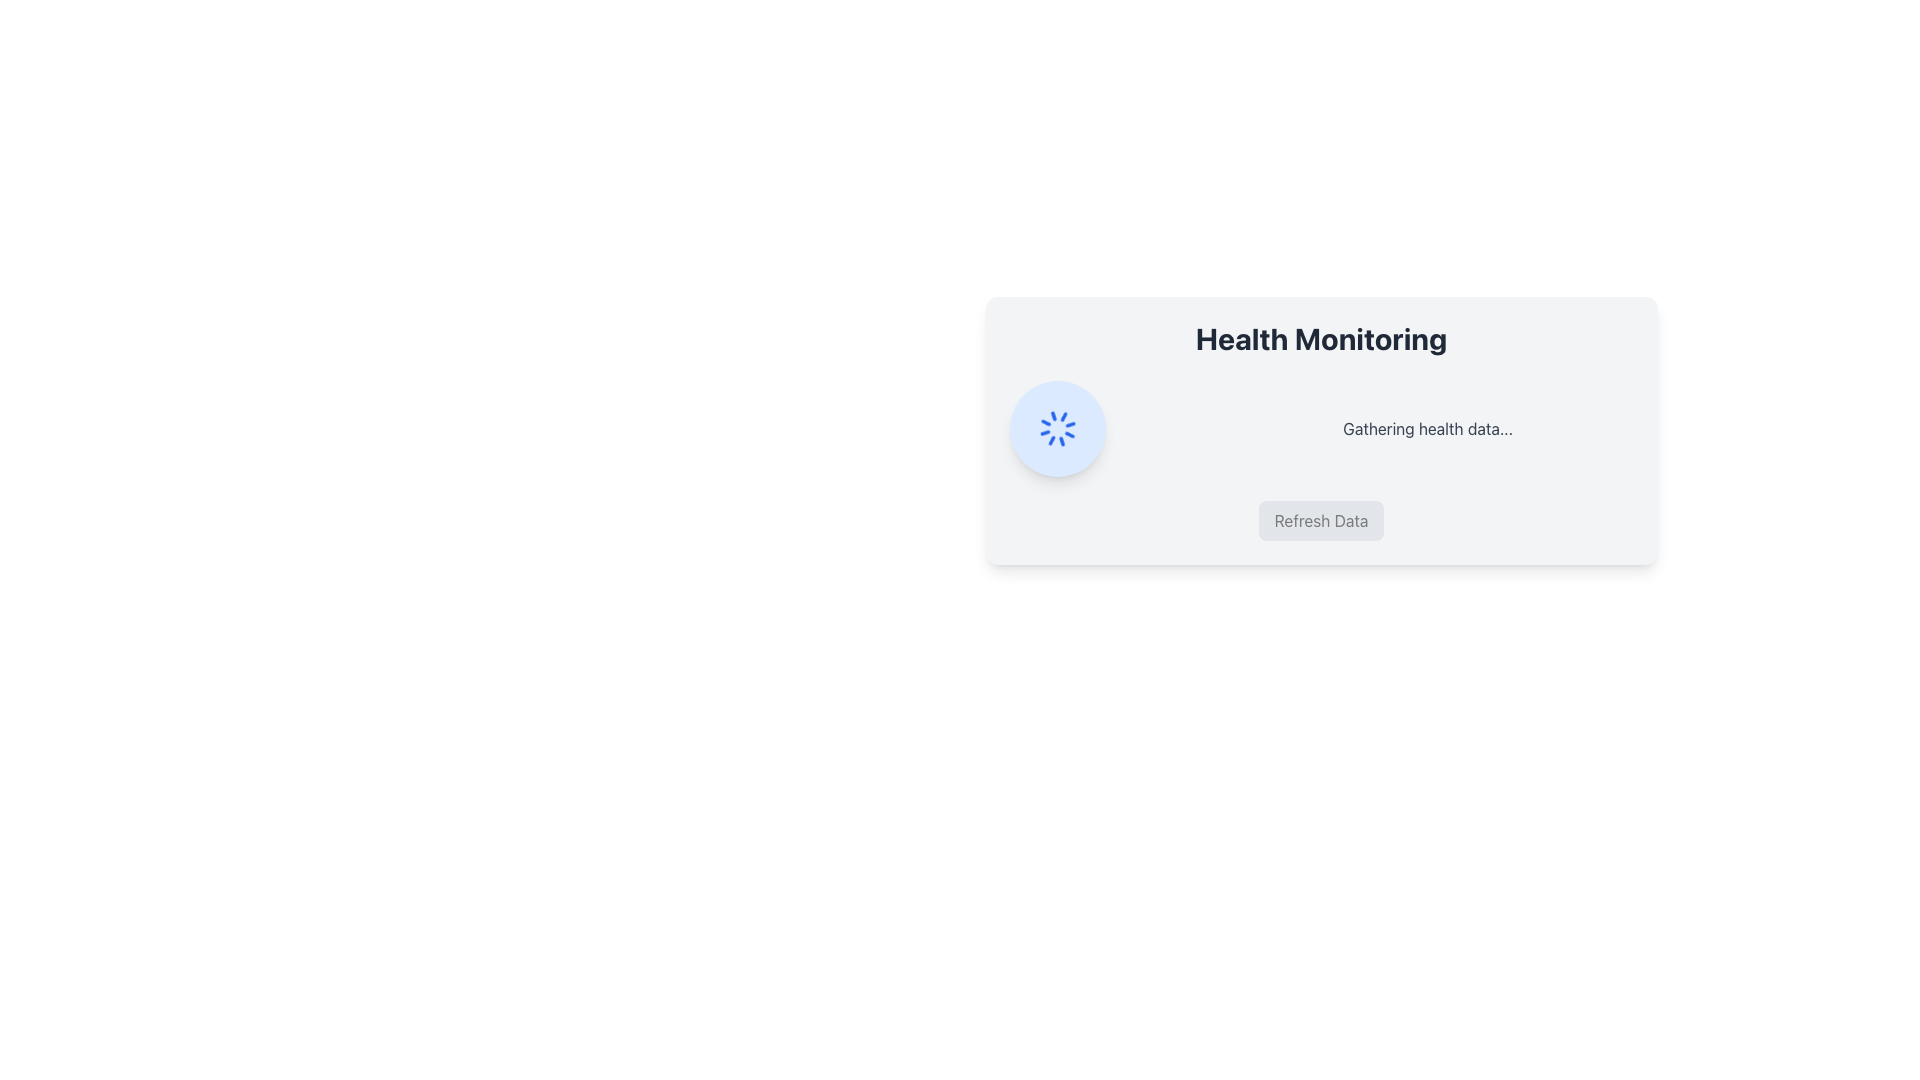 The width and height of the screenshot is (1920, 1080). I want to click on the informational block indicating a loading process related to health data updates within the 'Health Monitoring' card, so click(1321, 427).